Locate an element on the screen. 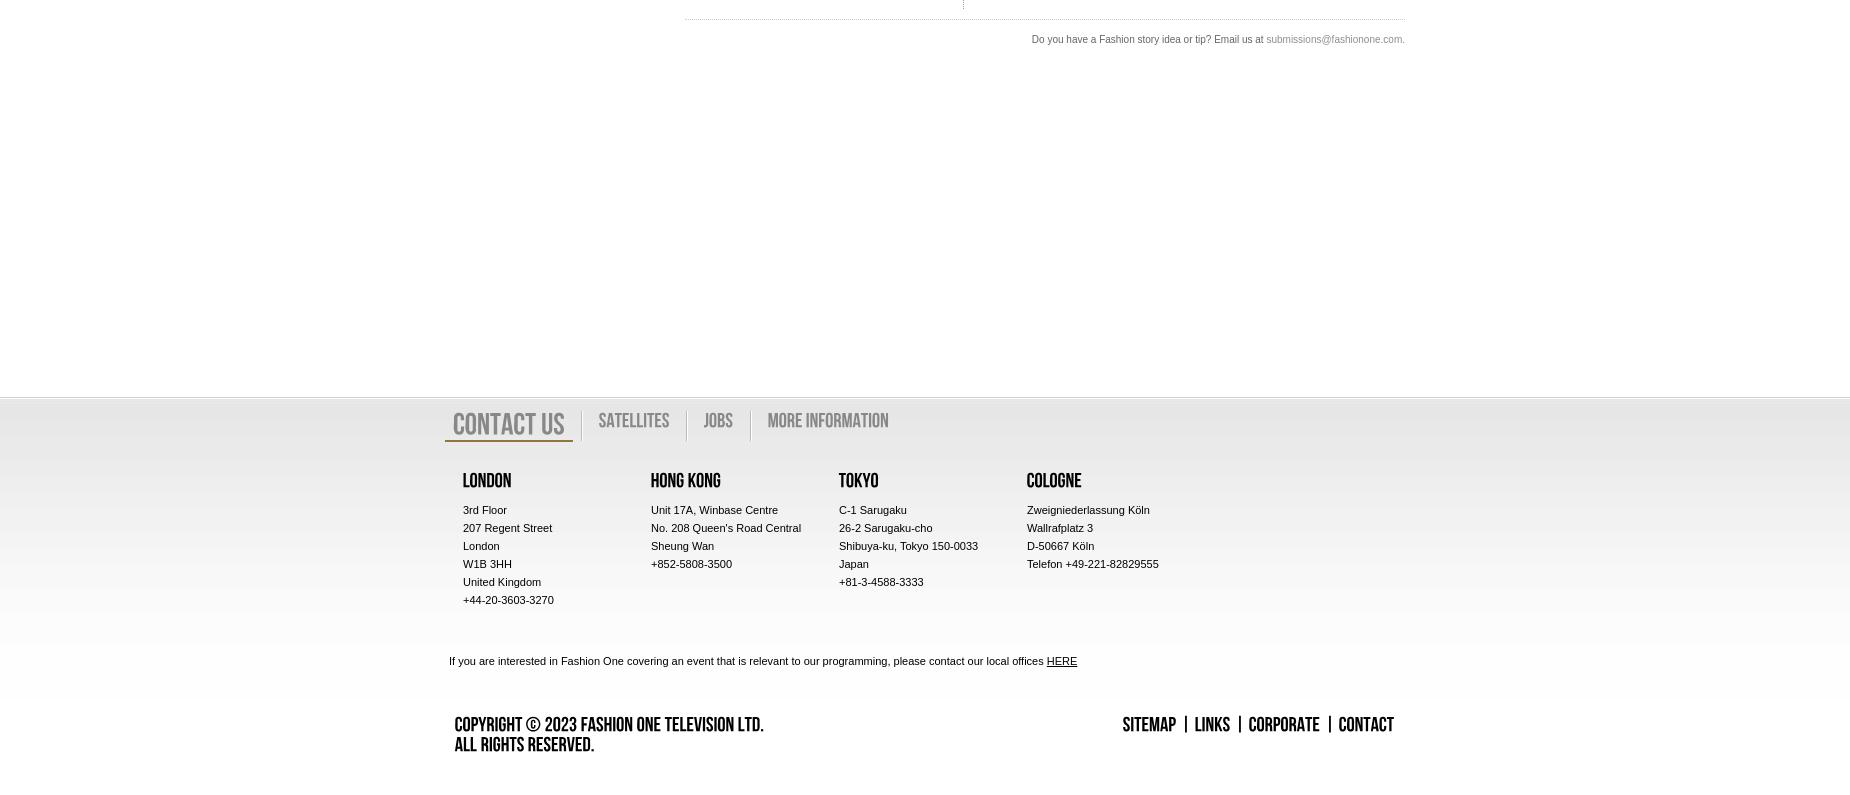  'D-50667 Köln' is located at coordinates (1059, 544).